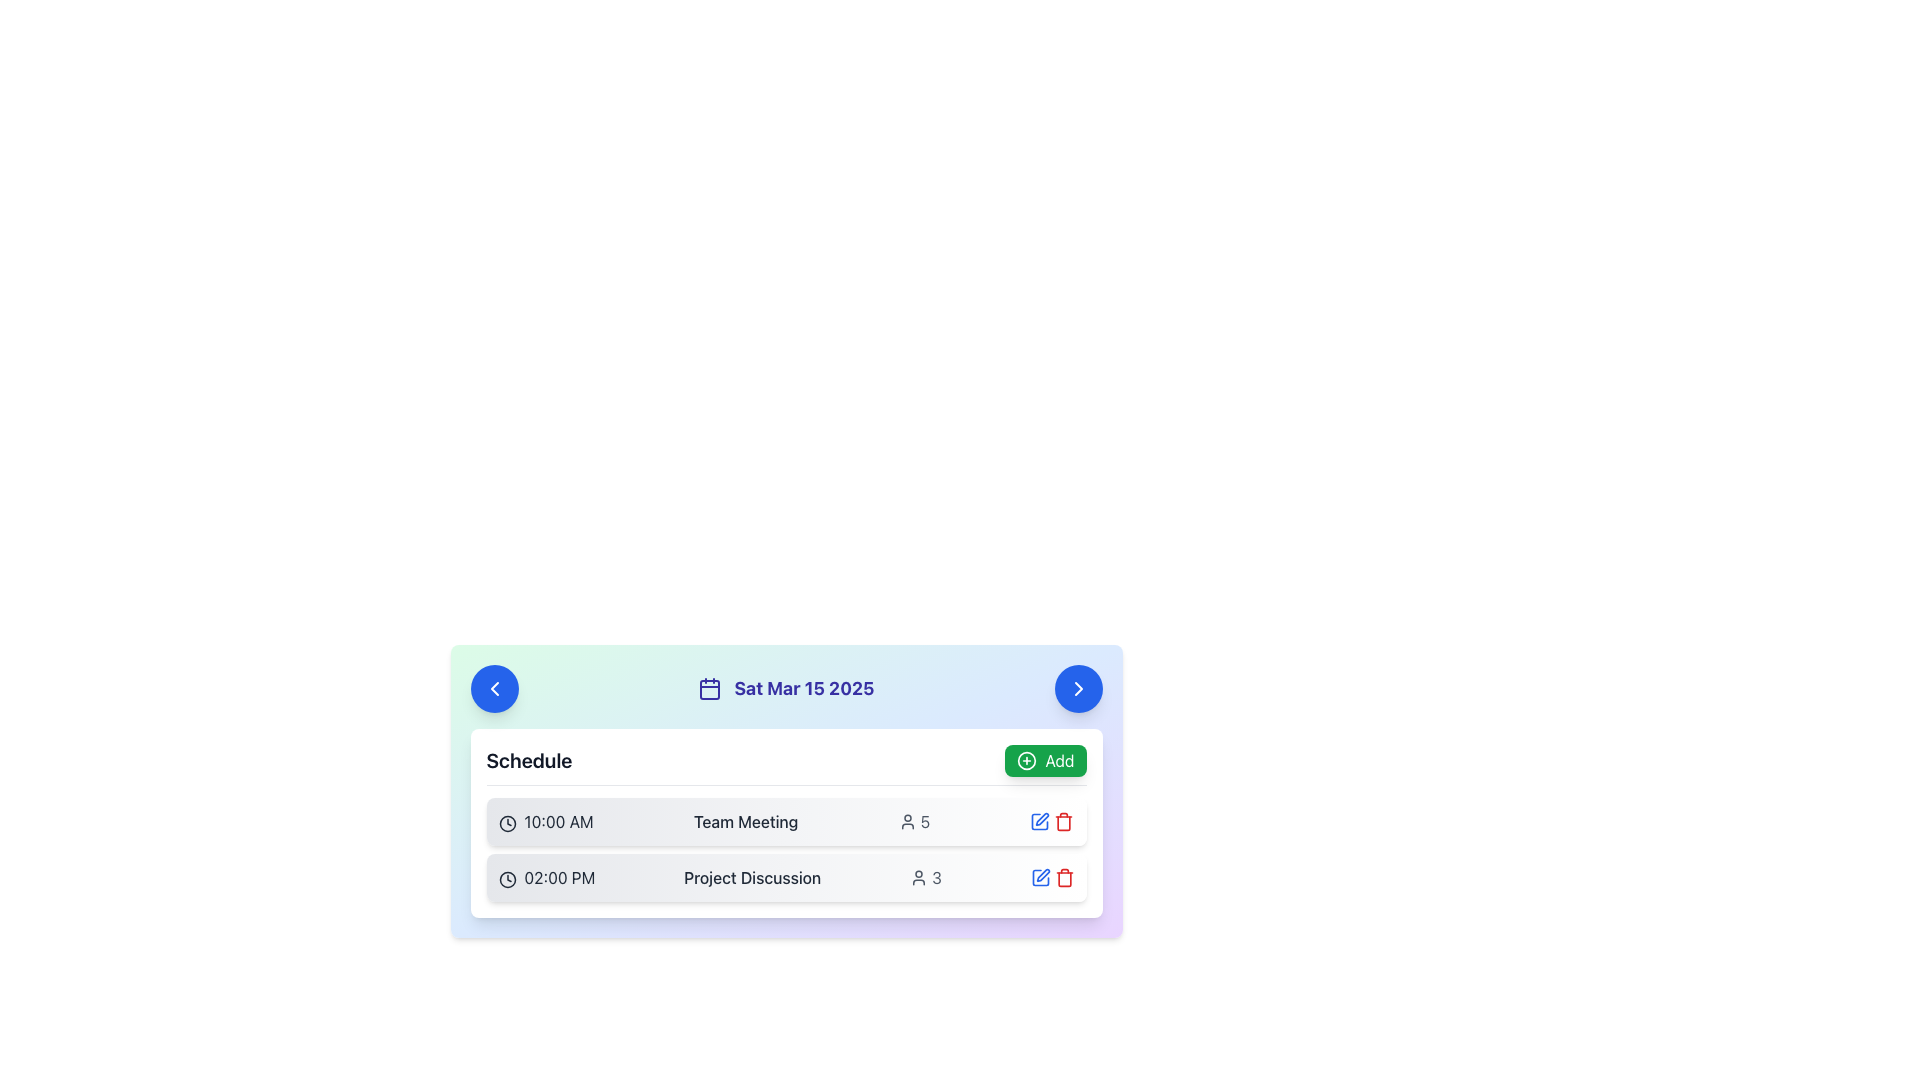 The height and width of the screenshot is (1080, 1920). Describe the element at coordinates (918, 877) in the screenshot. I see `the user count icon for the 'Project Discussion' event, which is positioned to the left of the numerical text '3'` at that location.